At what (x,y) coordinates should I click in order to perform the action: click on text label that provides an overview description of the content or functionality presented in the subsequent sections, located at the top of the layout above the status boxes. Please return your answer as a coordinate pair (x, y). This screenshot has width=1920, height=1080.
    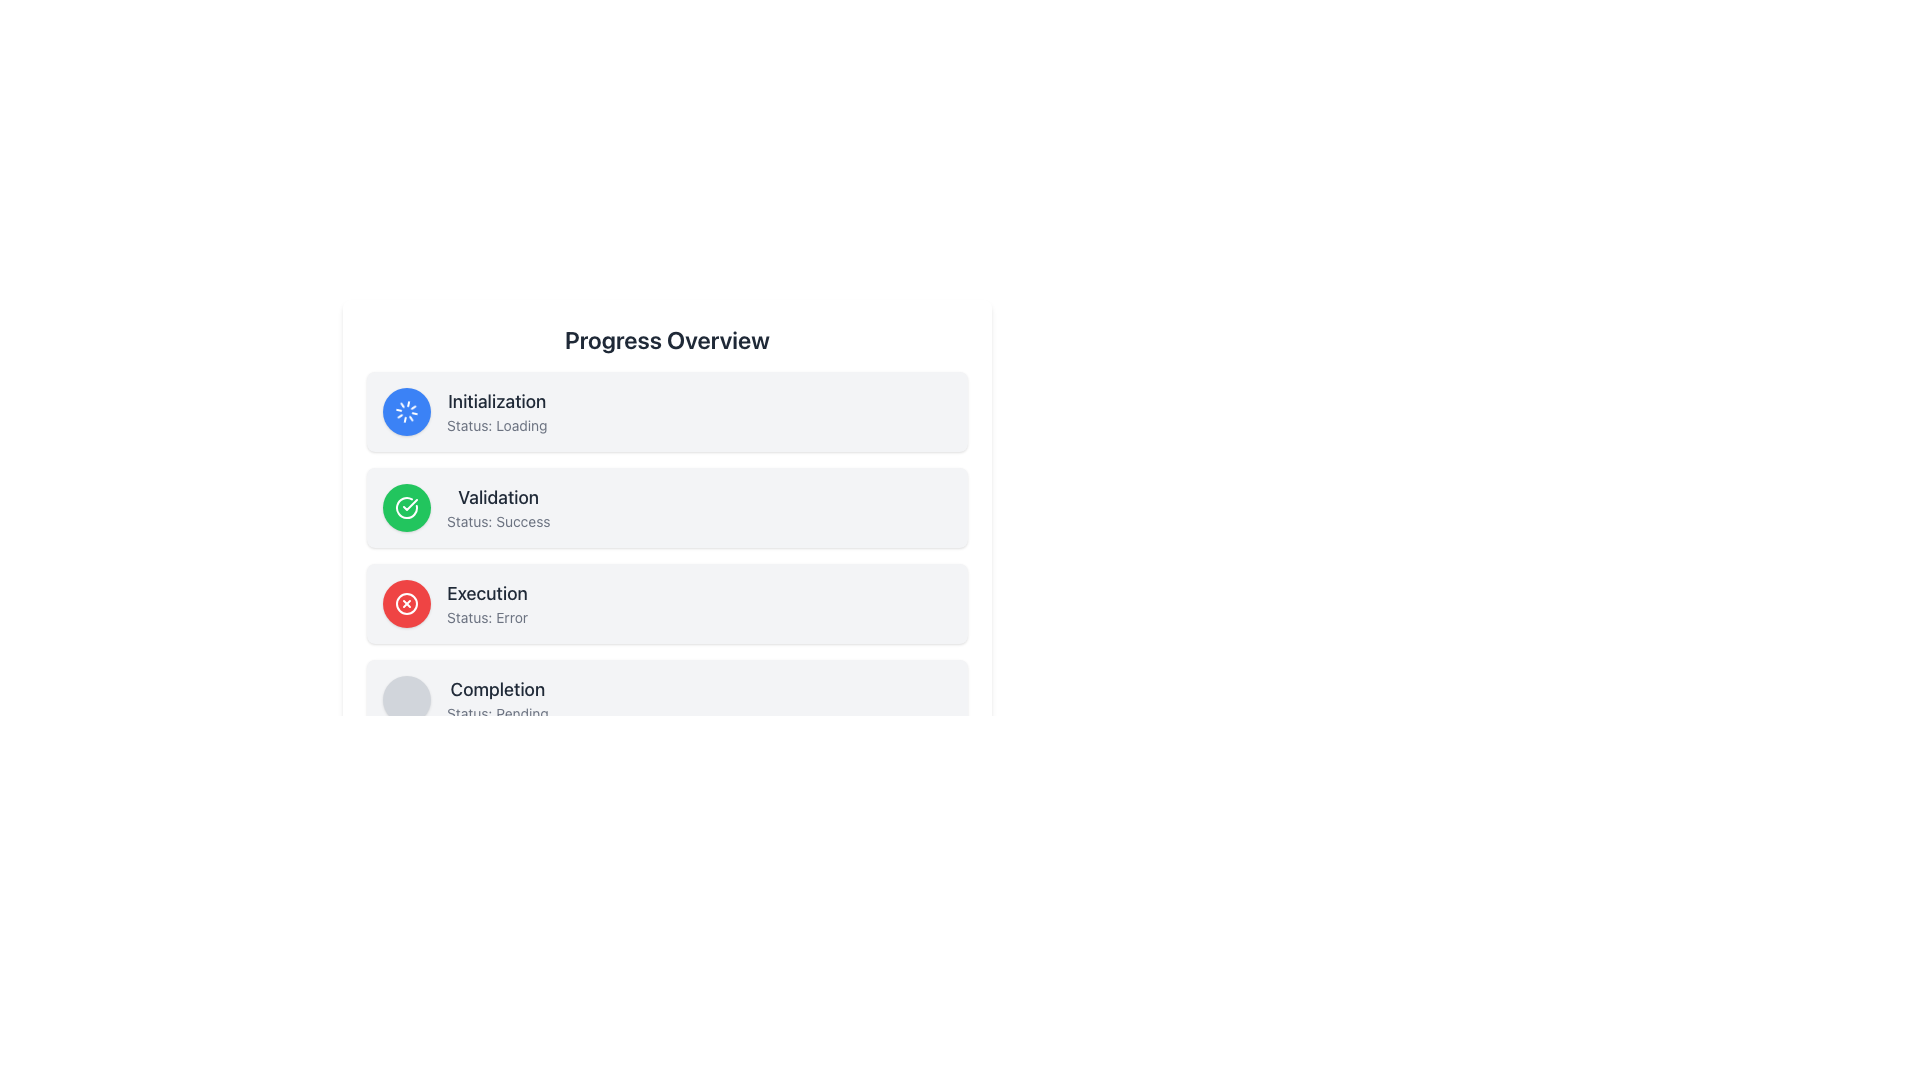
    Looking at the image, I should click on (667, 338).